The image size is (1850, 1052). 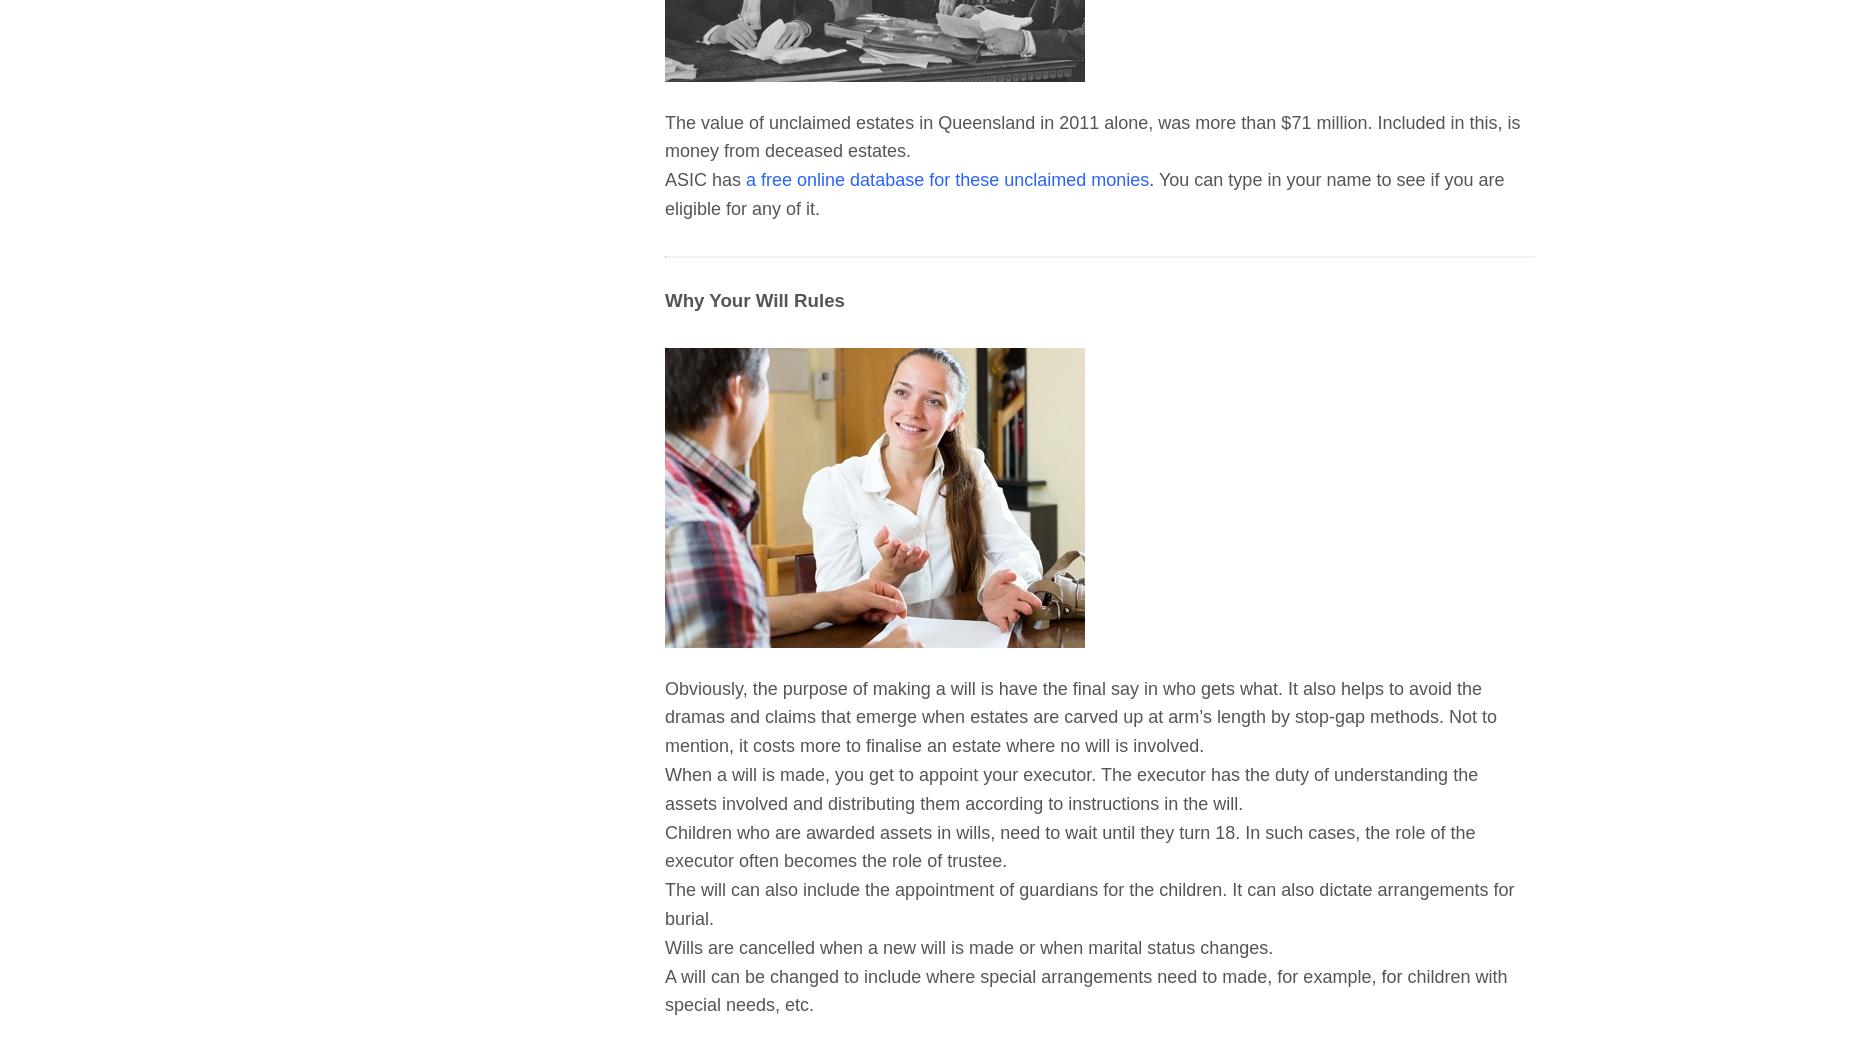 I want to click on '. You can type in your name to see if you are eligible for any of it.', so click(x=663, y=193).